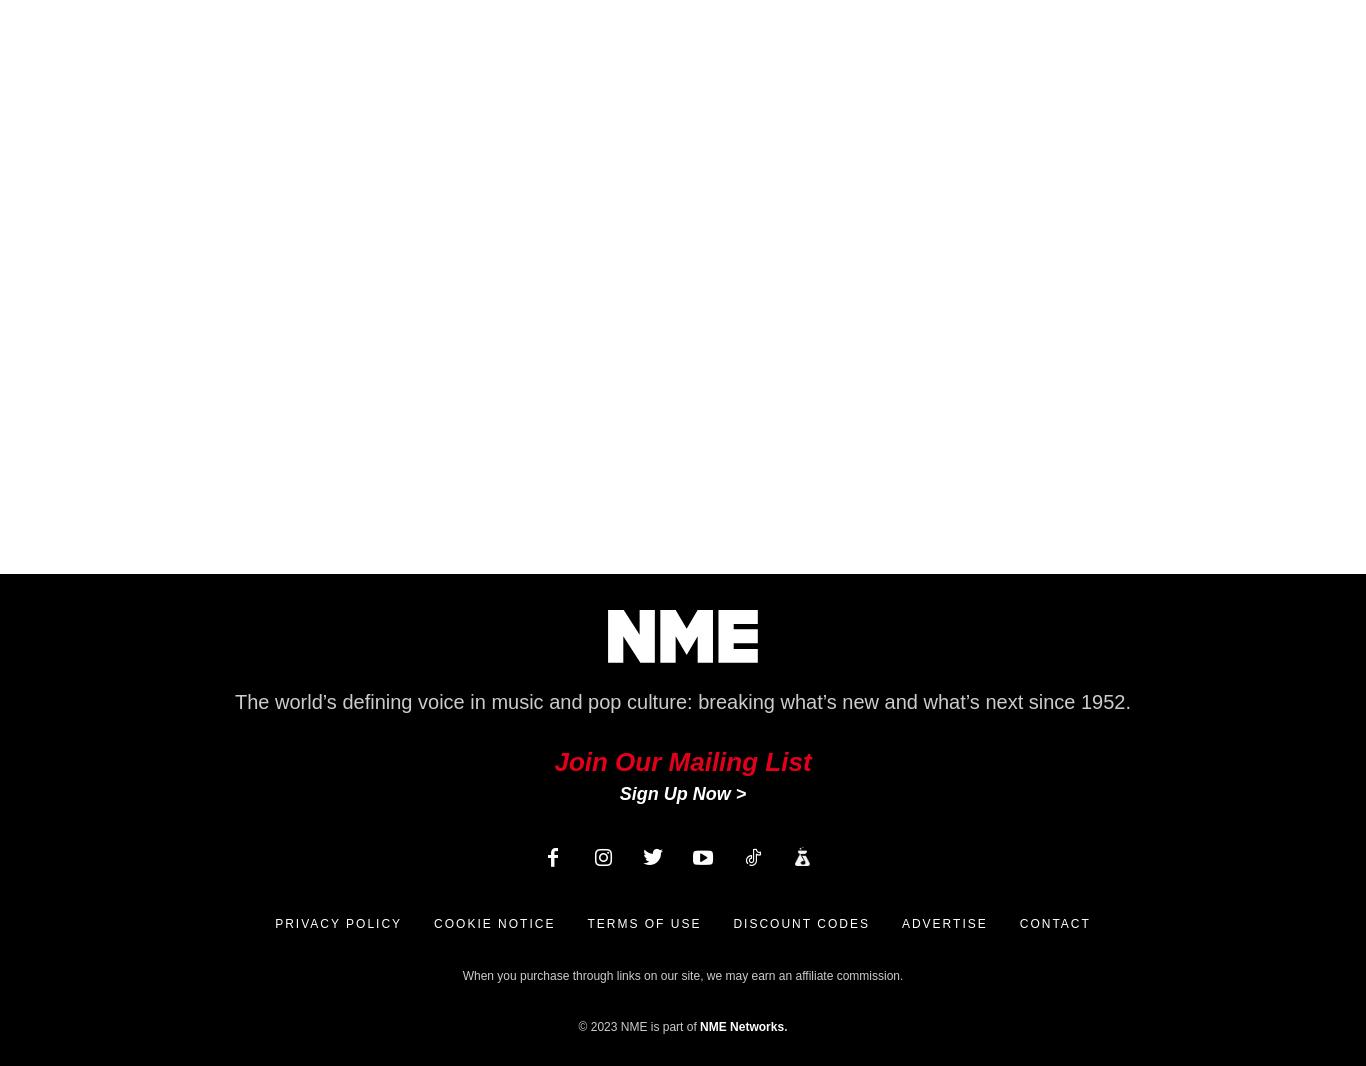 Image resolution: width=1366 pixels, height=1066 pixels. What do you see at coordinates (638, 1026) in the screenshot?
I see `'© 2023 NME is part of'` at bounding box center [638, 1026].